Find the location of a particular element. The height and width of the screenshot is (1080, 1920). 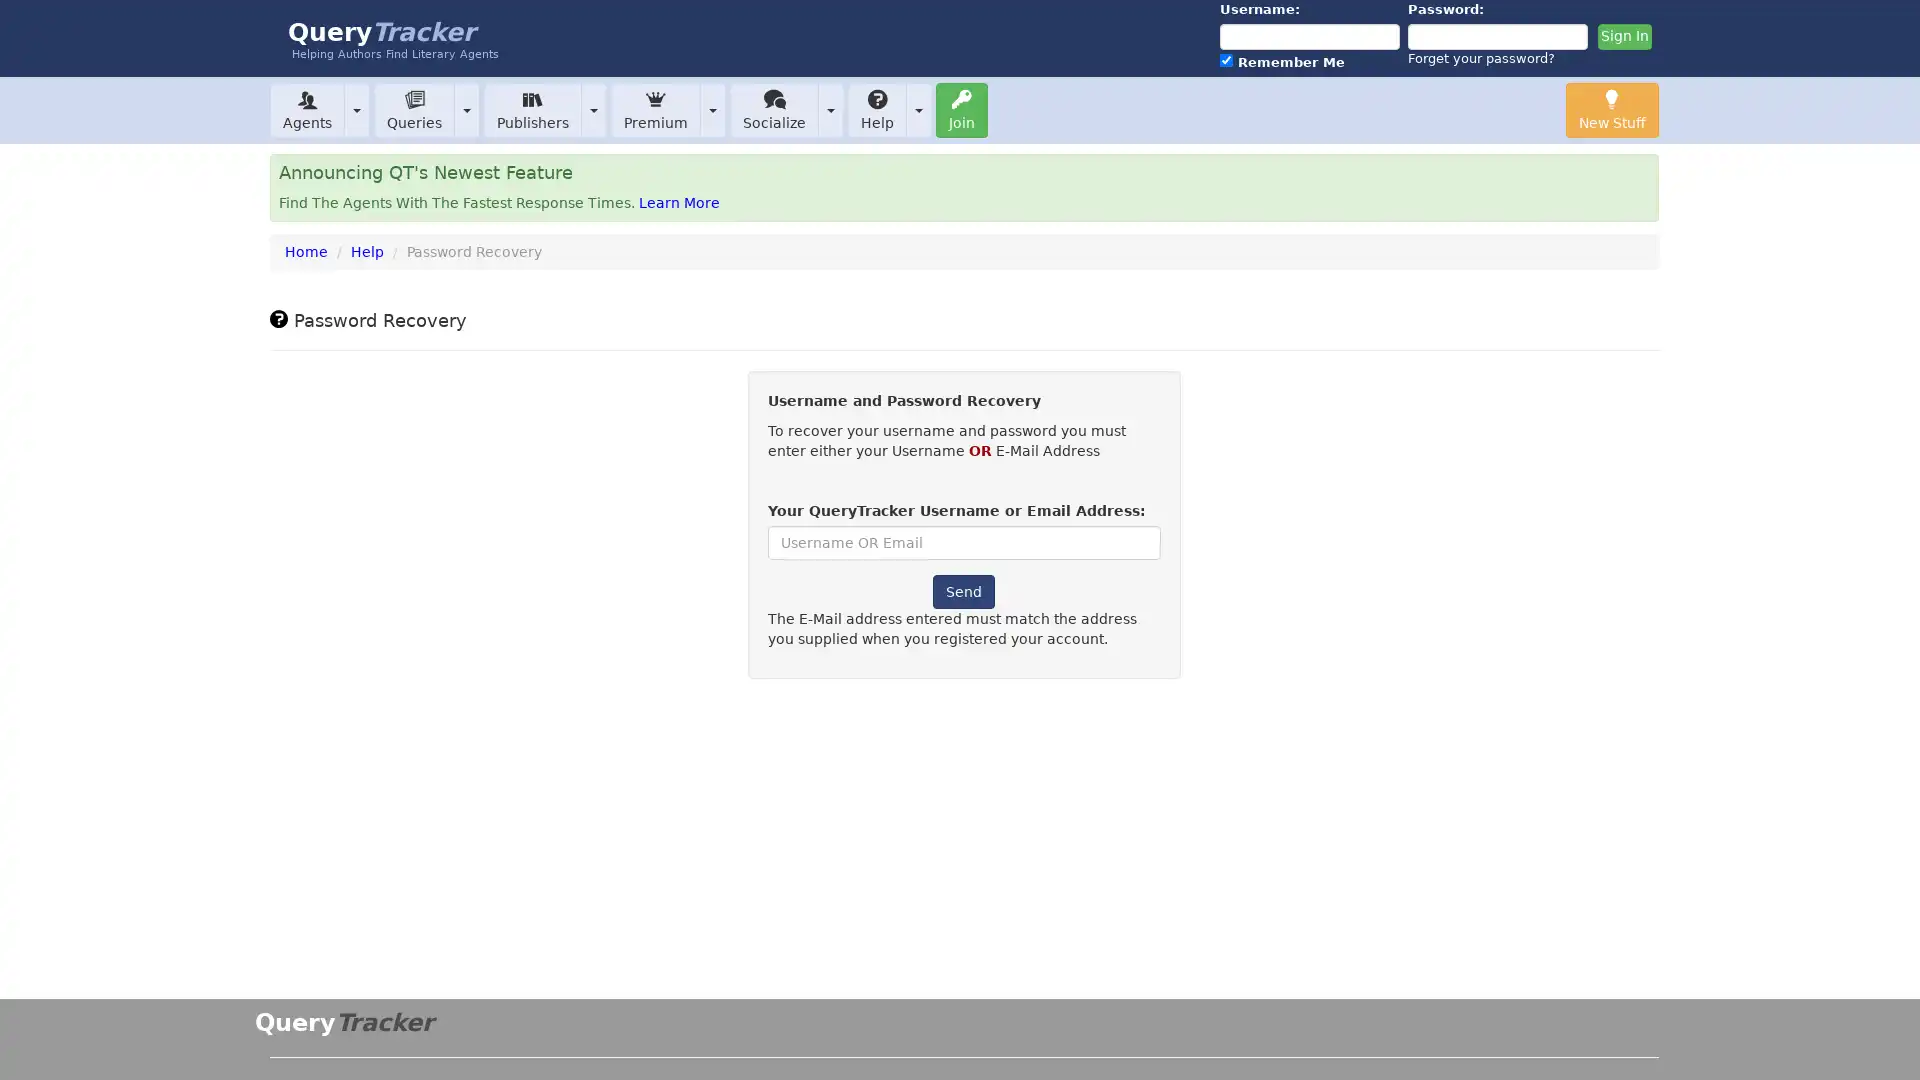

Toggle Dropdown is located at coordinates (917, 109).